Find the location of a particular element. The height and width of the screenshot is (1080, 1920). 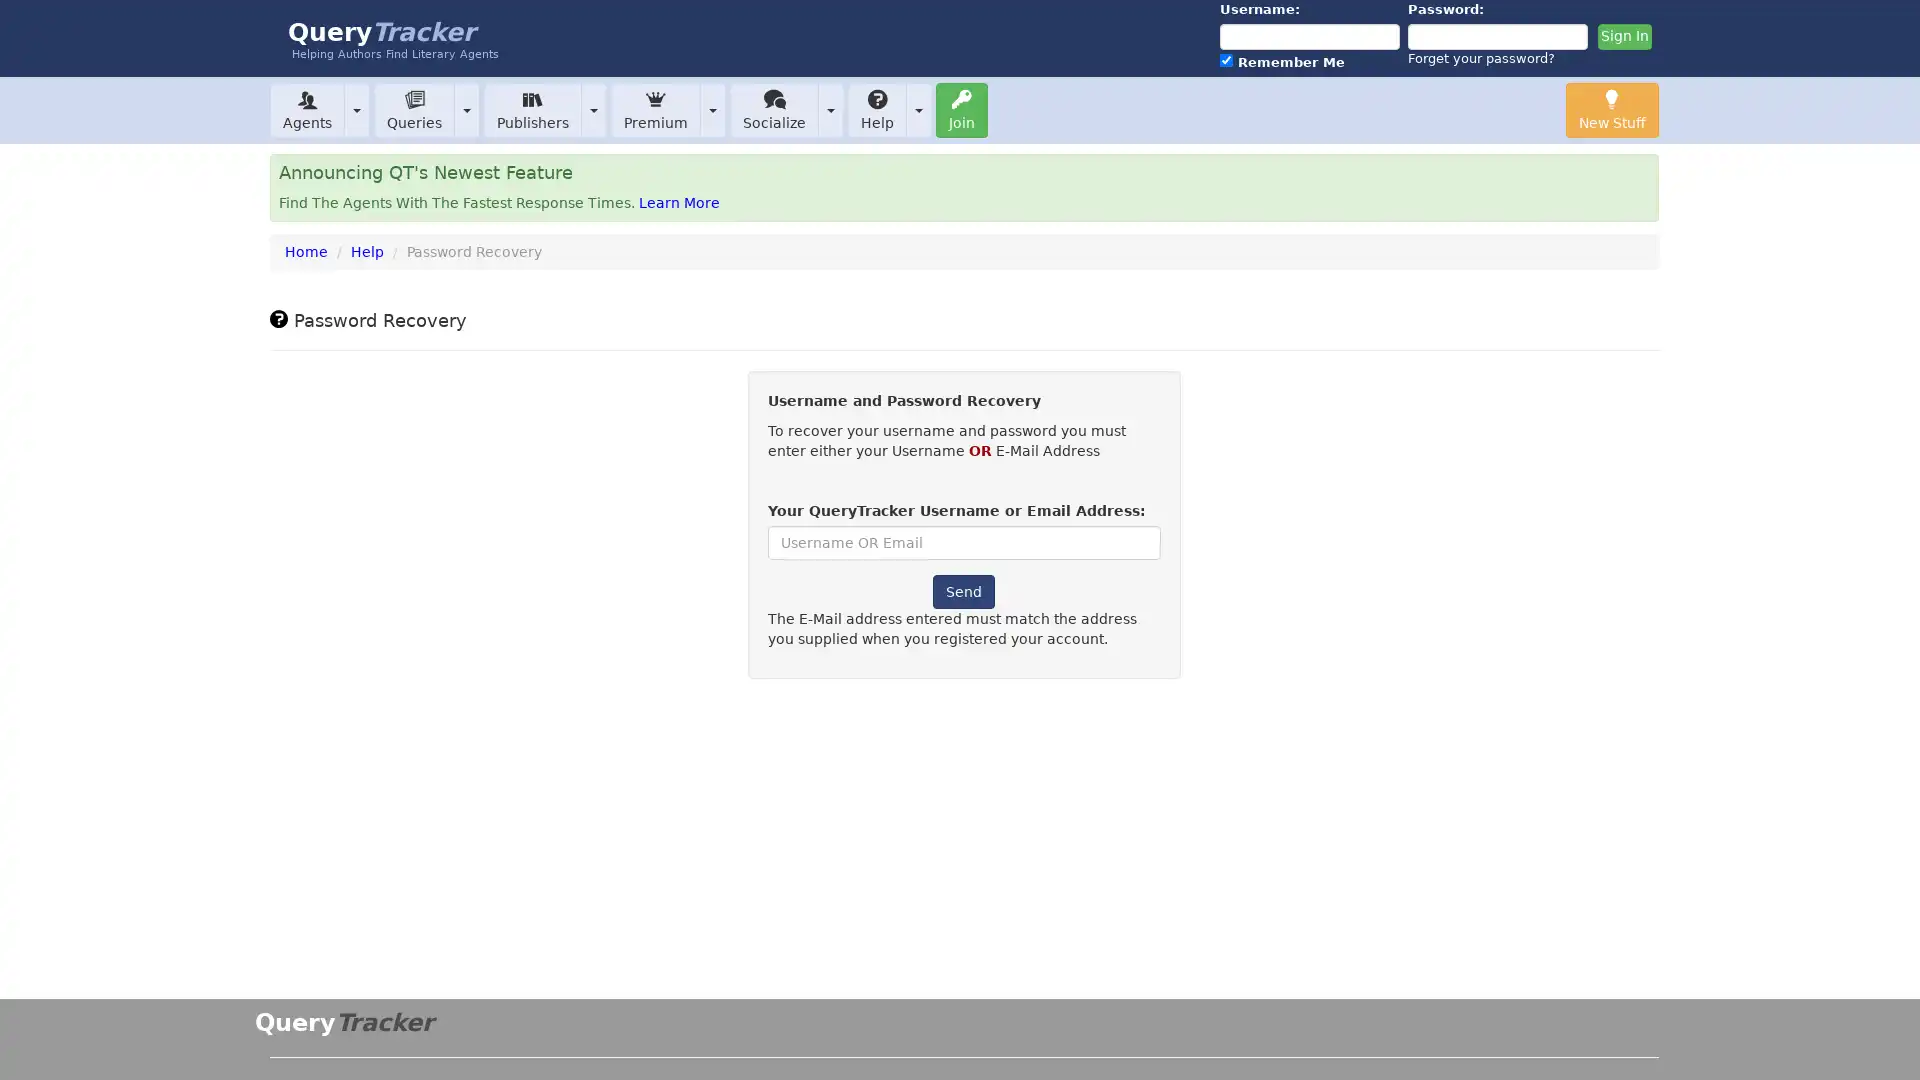

Toggle Dropdown is located at coordinates (917, 109).